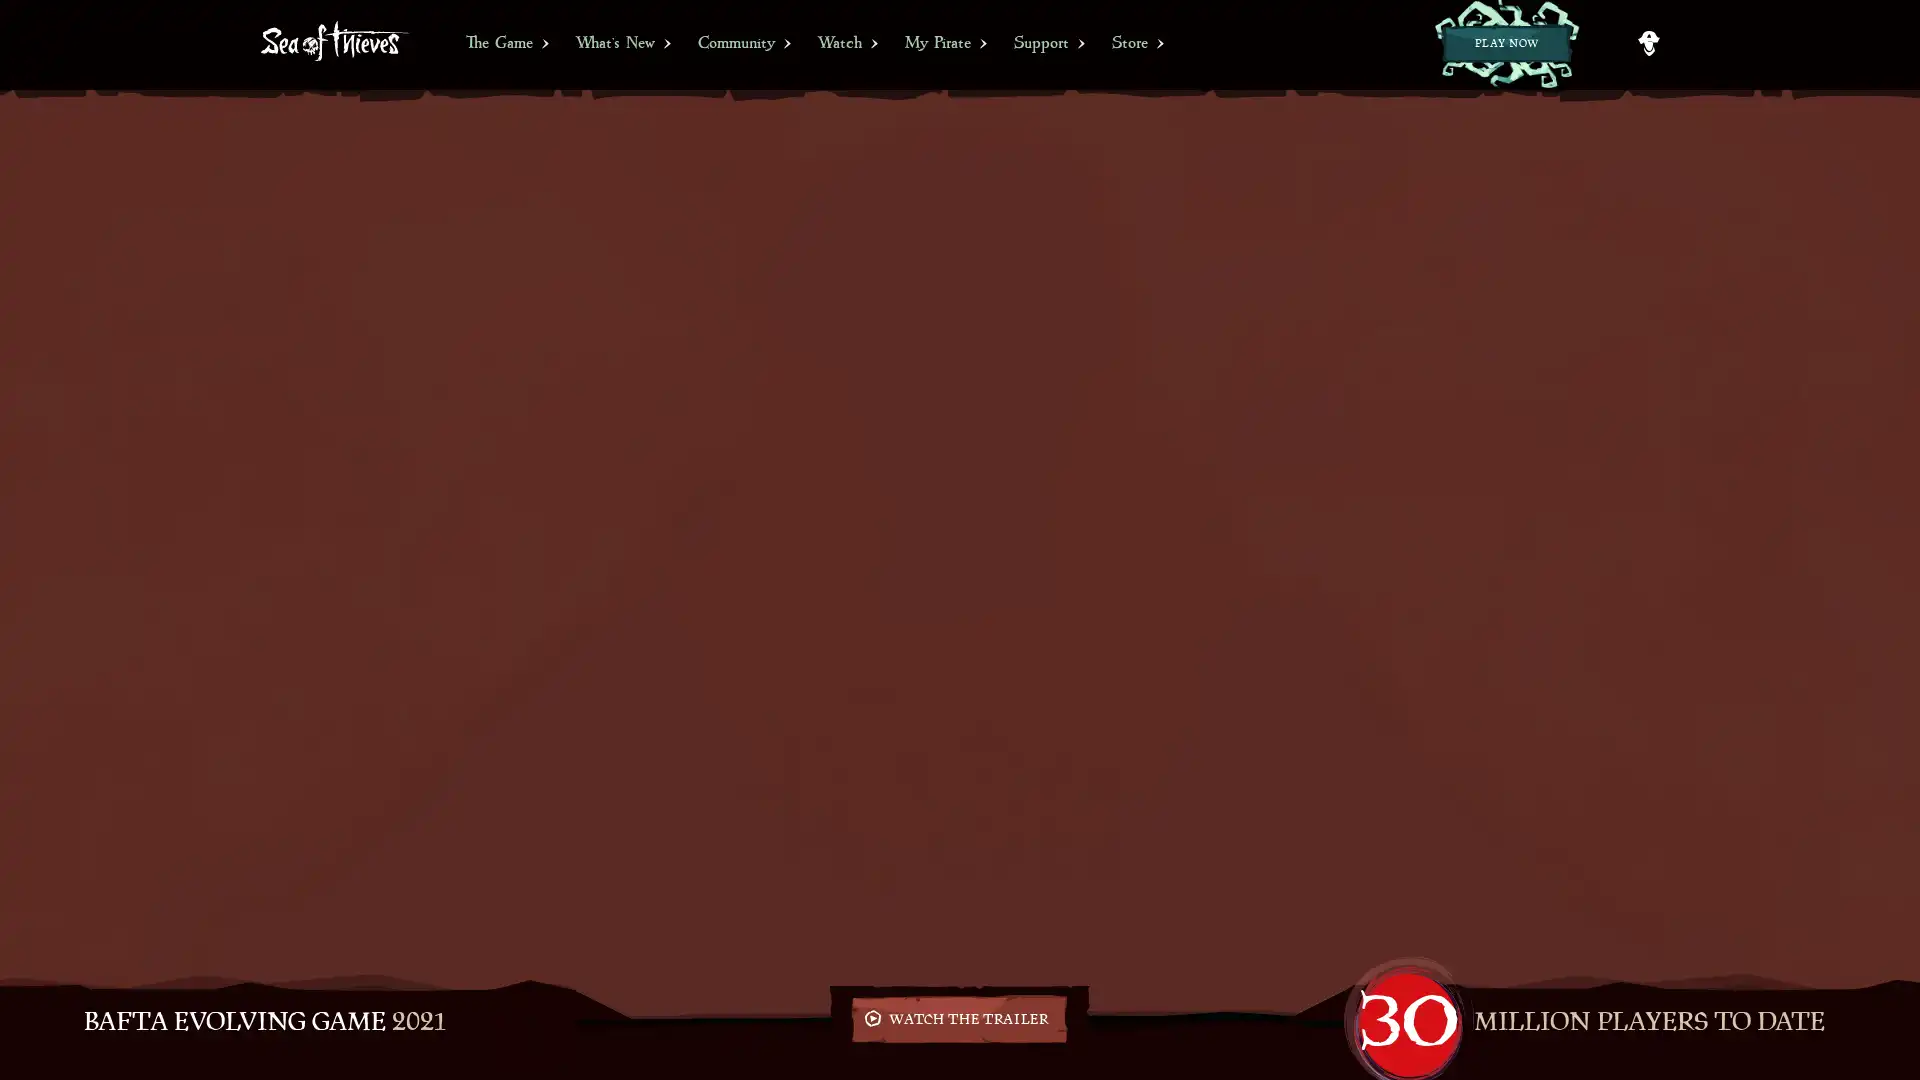 The width and height of the screenshot is (1920, 1080). What do you see at coordinates (958, 1018) in the screenshot?
I see `Play Watch the trailer video` at bounding box center [958, 1018].